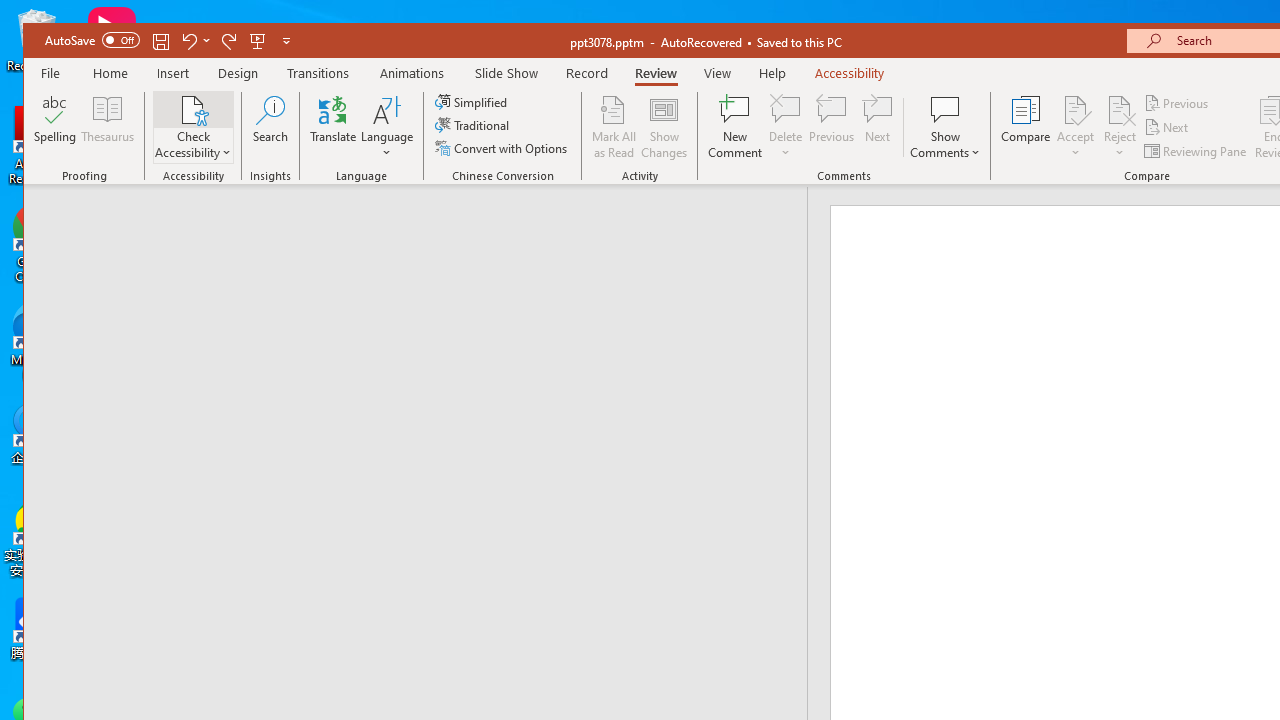 The image size is (1280, 720). What do you see at coordinates (1120, 109) in the screenshot?
I see `'Reject Change'` at bounding box center [1120, 109].